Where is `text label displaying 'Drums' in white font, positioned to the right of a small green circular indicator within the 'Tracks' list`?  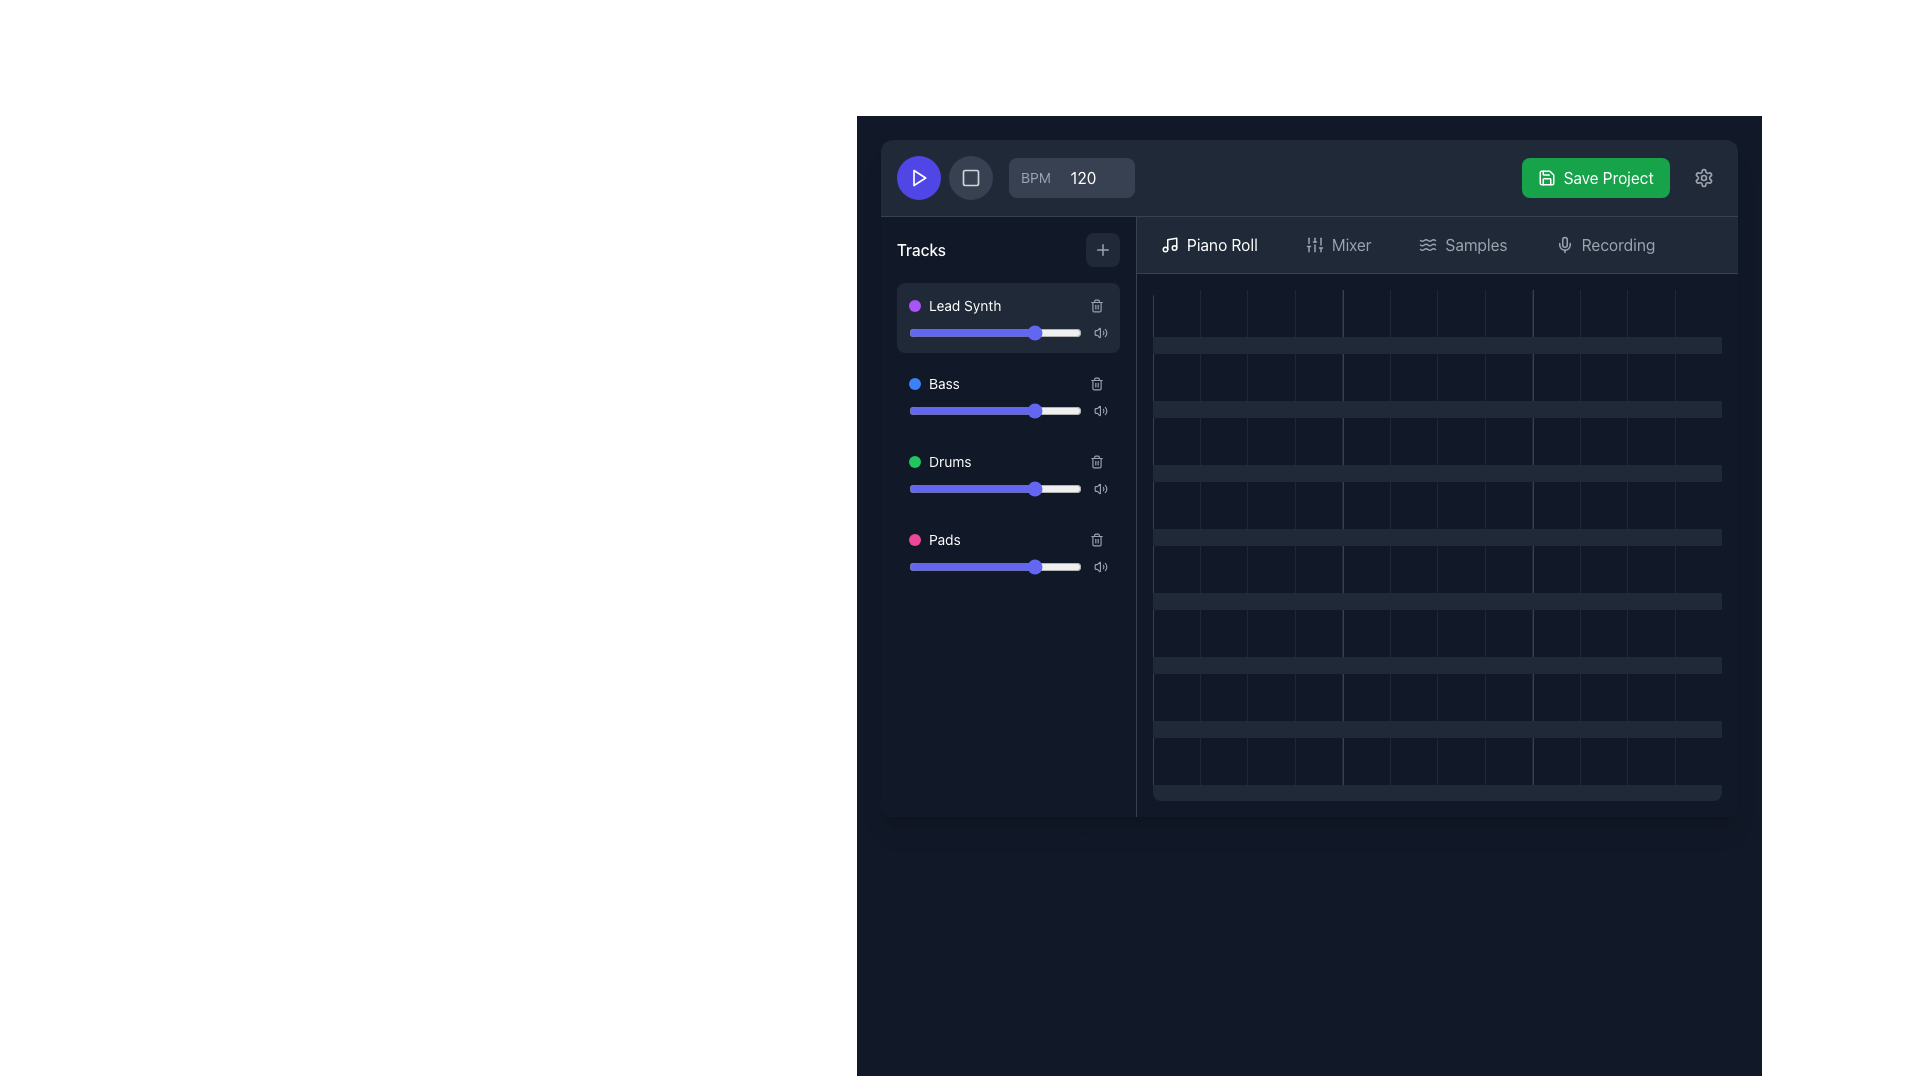
text label displaying 'Drums' in white font, positioned to the right of a small green circular indicator within the 'Tracks' list is located at coordinates (949, 462).